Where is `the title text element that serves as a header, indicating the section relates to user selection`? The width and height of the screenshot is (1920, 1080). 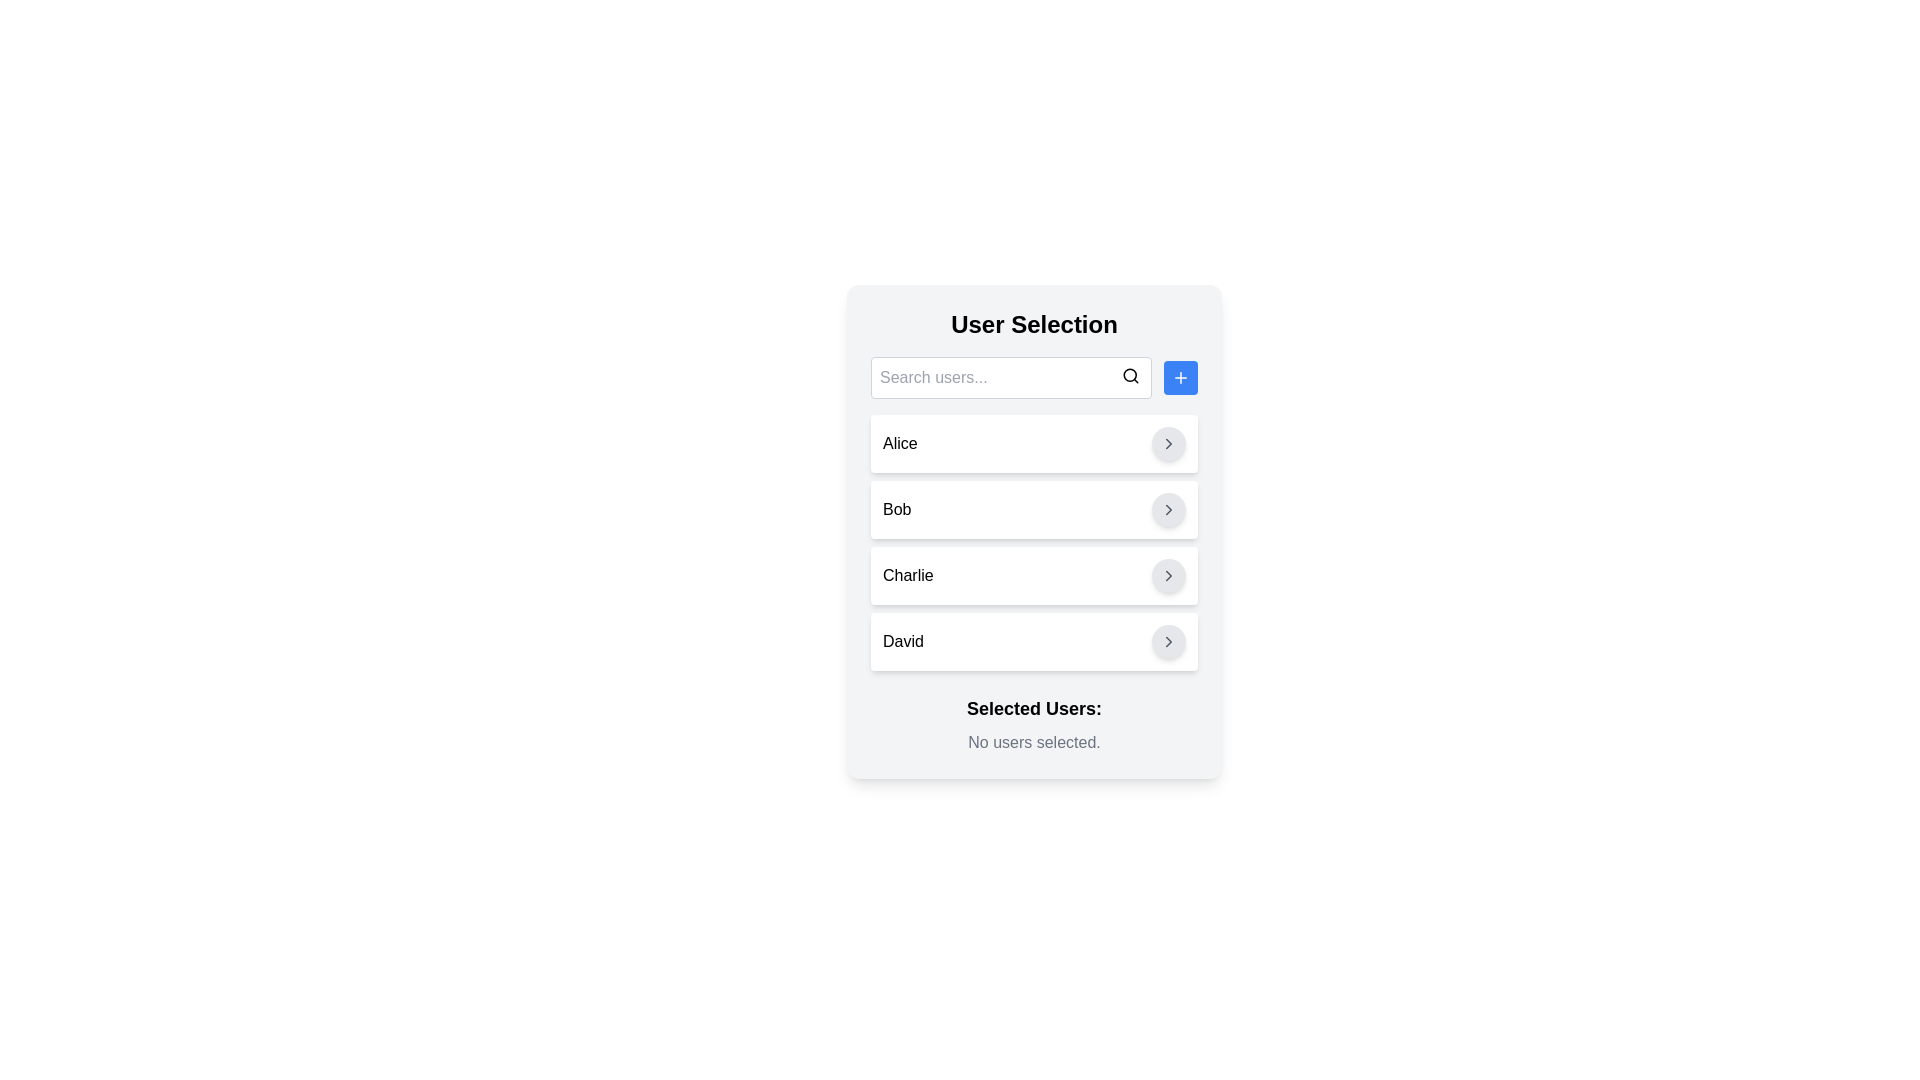
the title text element that serves as a header, indicating the section relates to user selection is located at coordinates (1034, 323).